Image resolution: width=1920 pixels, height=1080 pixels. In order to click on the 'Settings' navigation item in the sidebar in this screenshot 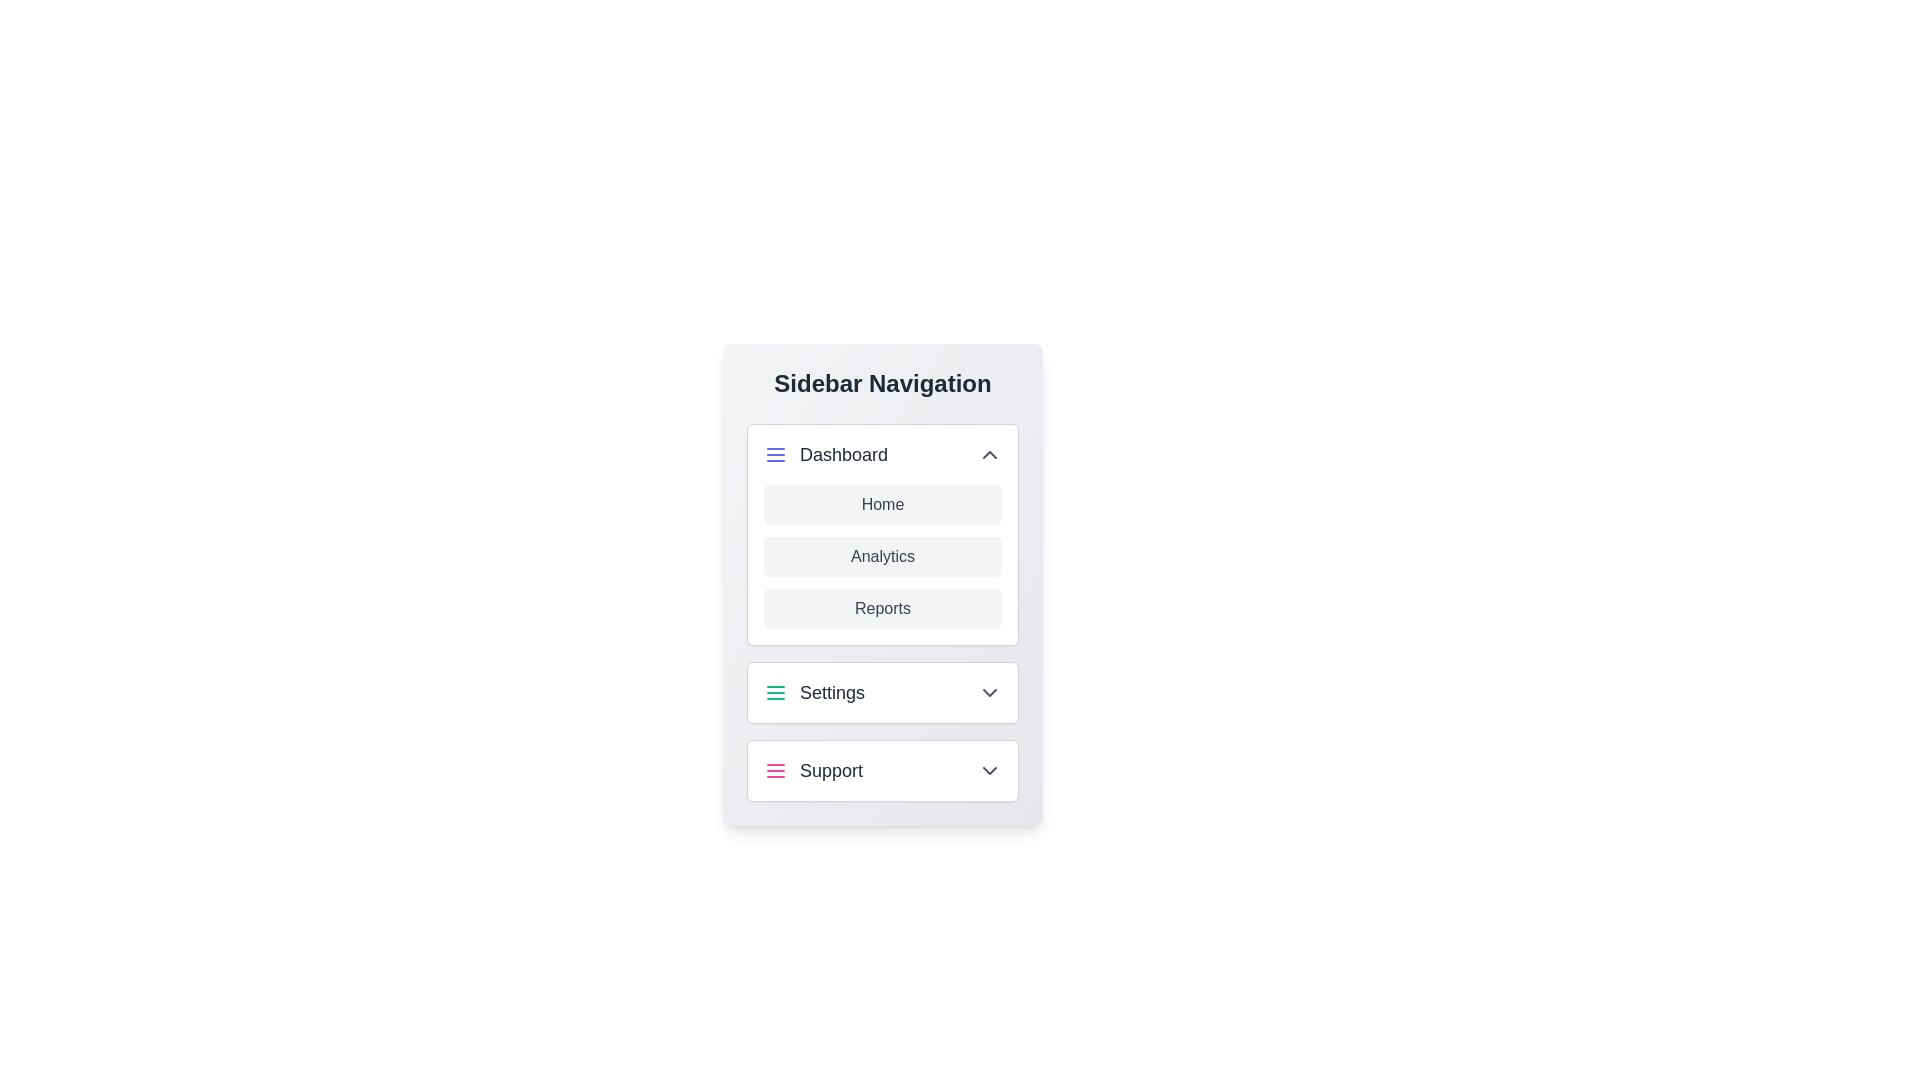, I will do `click(814, 692)`.